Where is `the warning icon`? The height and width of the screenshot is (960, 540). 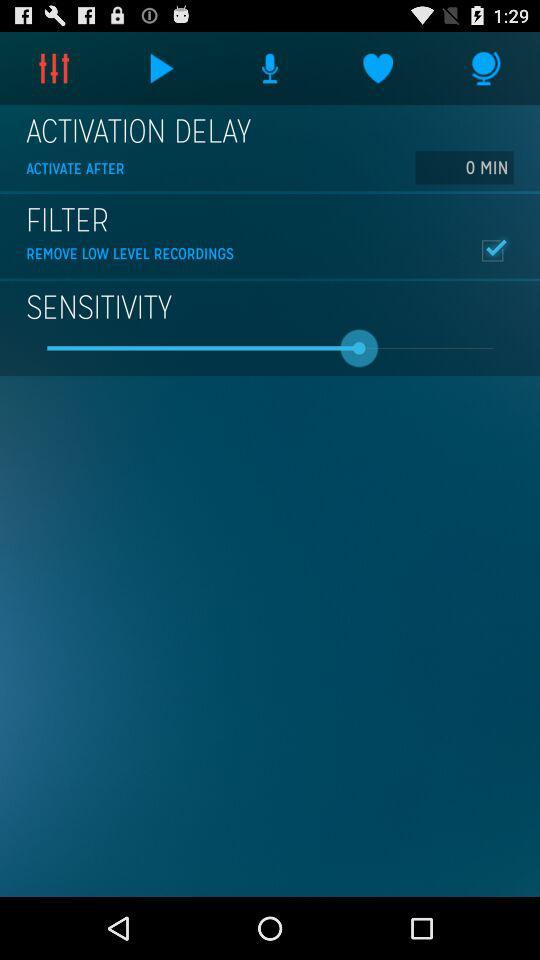
the warning icon is located at coordinates (270, 72).